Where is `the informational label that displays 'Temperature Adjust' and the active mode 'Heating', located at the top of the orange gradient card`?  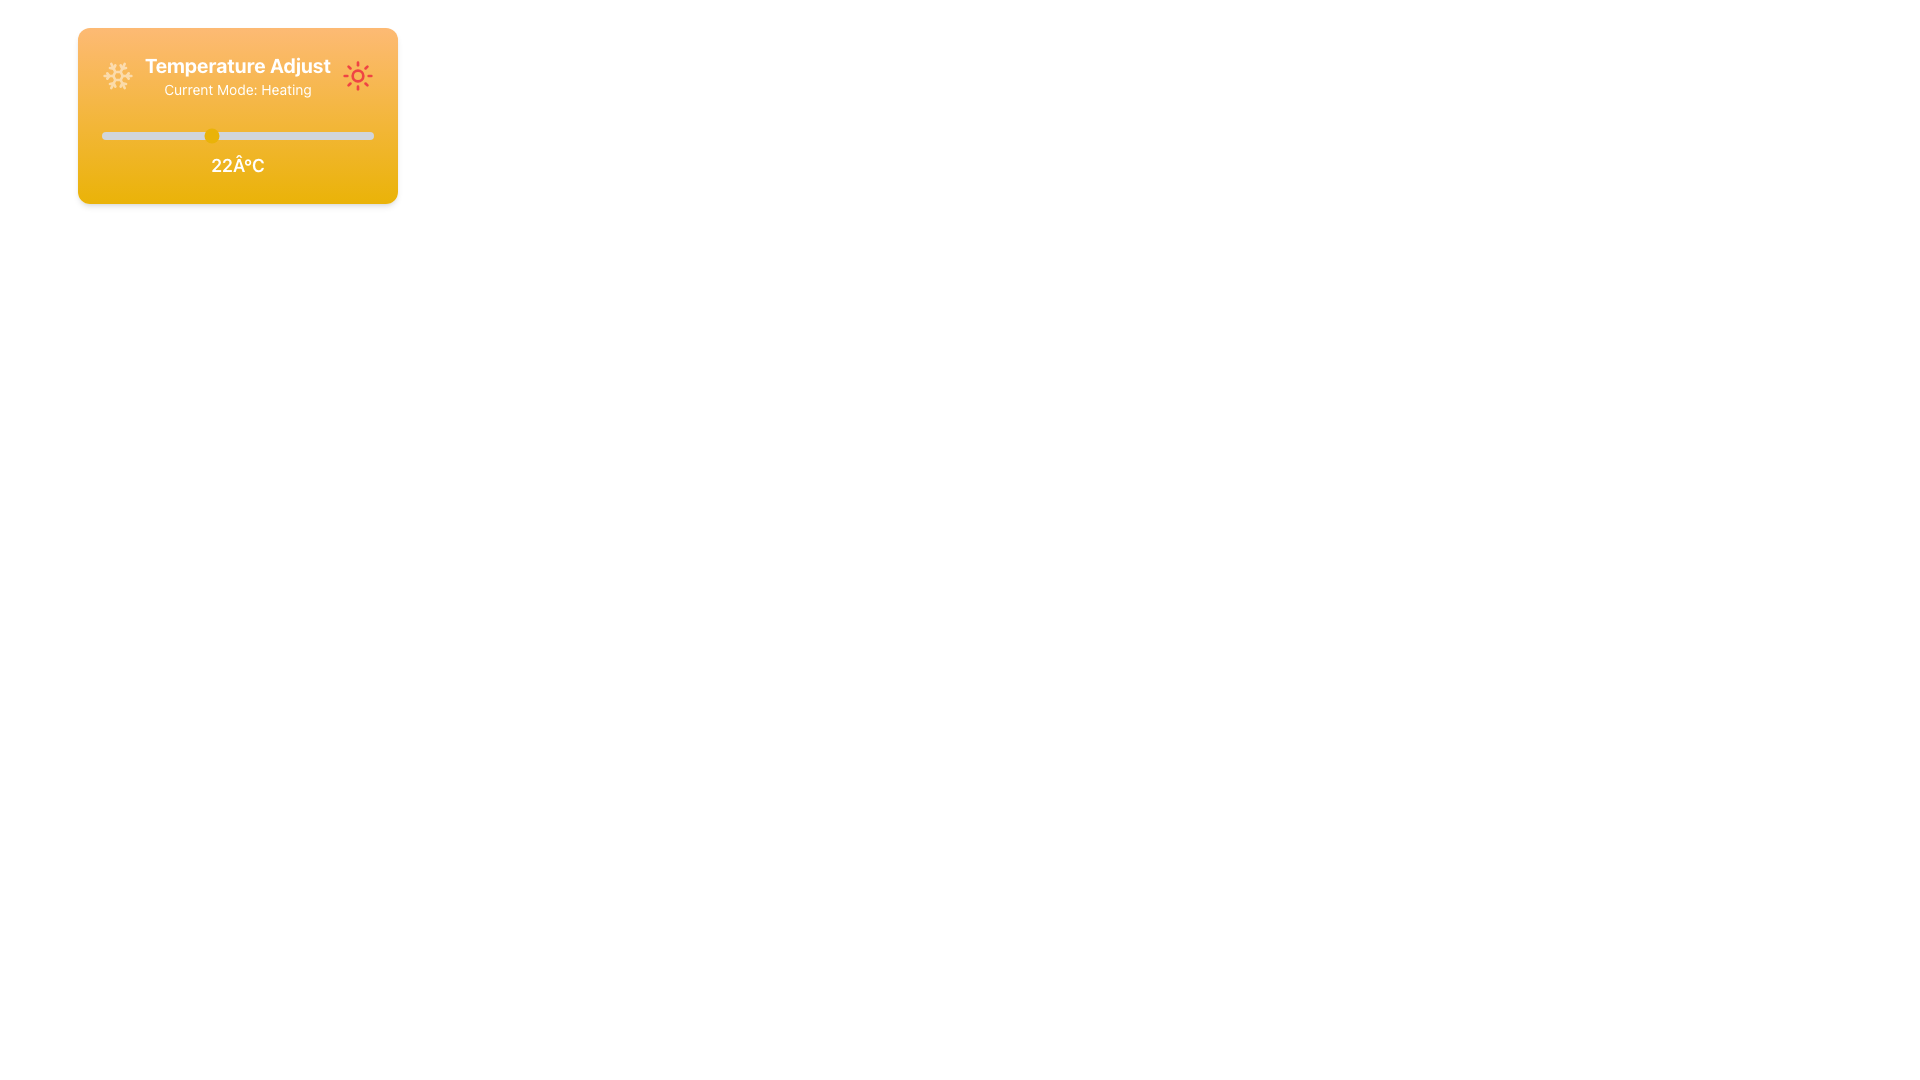 the informational label that displays 'Temperature Adjust' and the active mode 'Heating', located at the top of the orange gradient card is located at coordinates (238, 75).